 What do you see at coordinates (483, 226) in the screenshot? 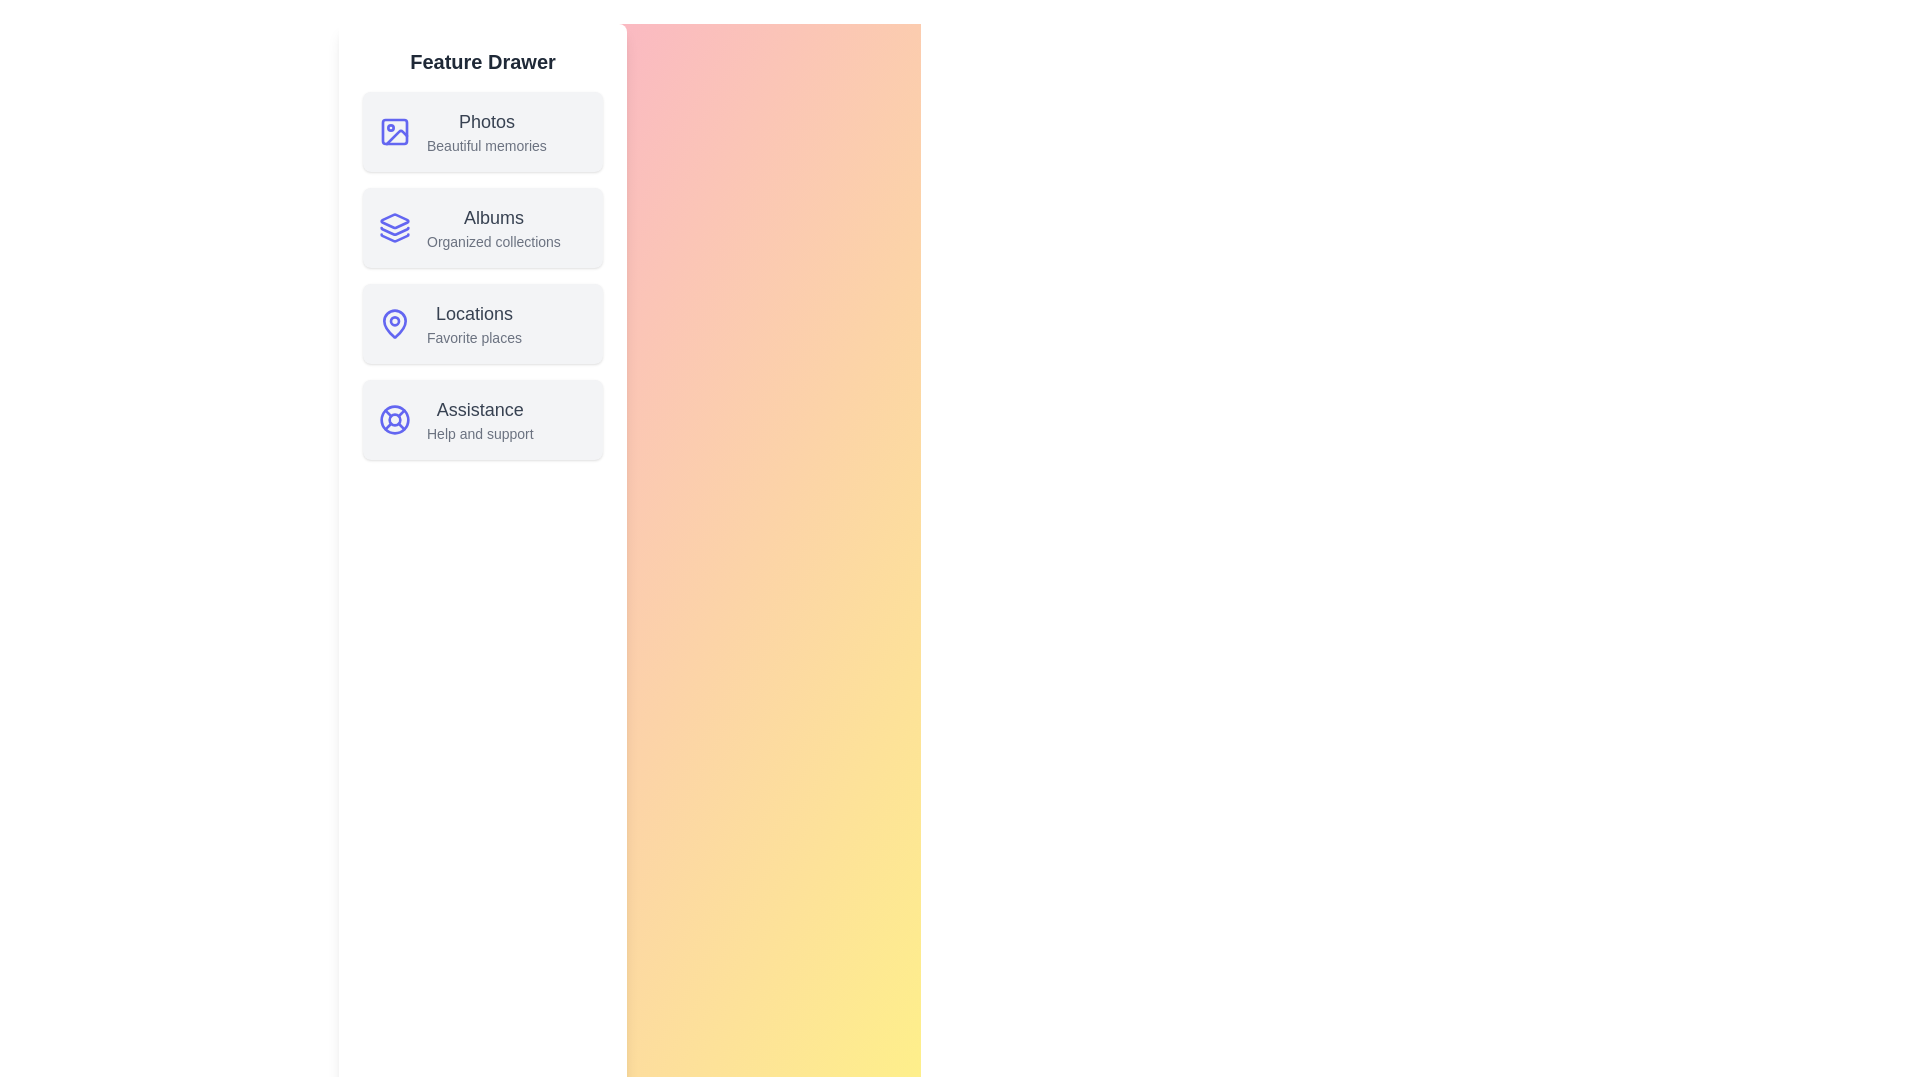
I see `the feature item Albums from the StylishDrawer` at bounding box center [483, 226].